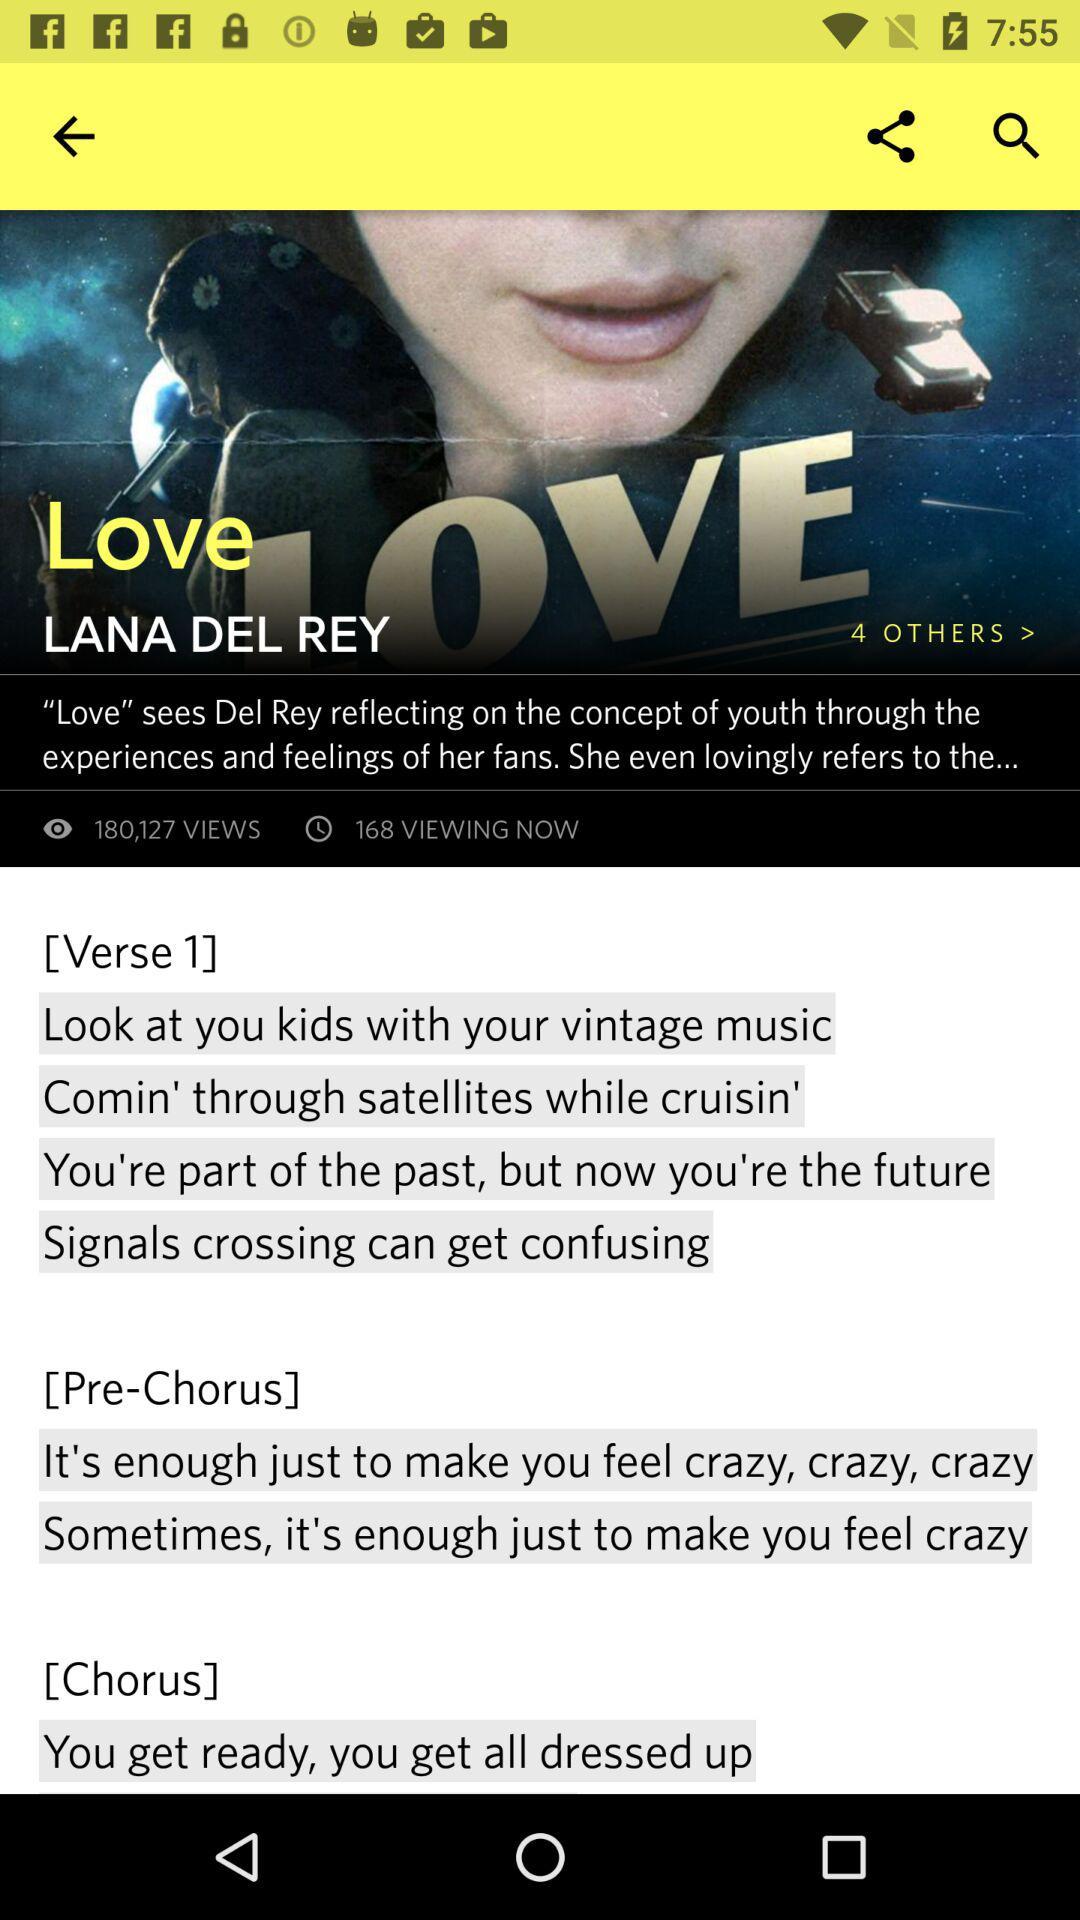  Describe the element at coordinates (540, 1356) in the screenshot. I see `icon below 180,127 views item` at that location.